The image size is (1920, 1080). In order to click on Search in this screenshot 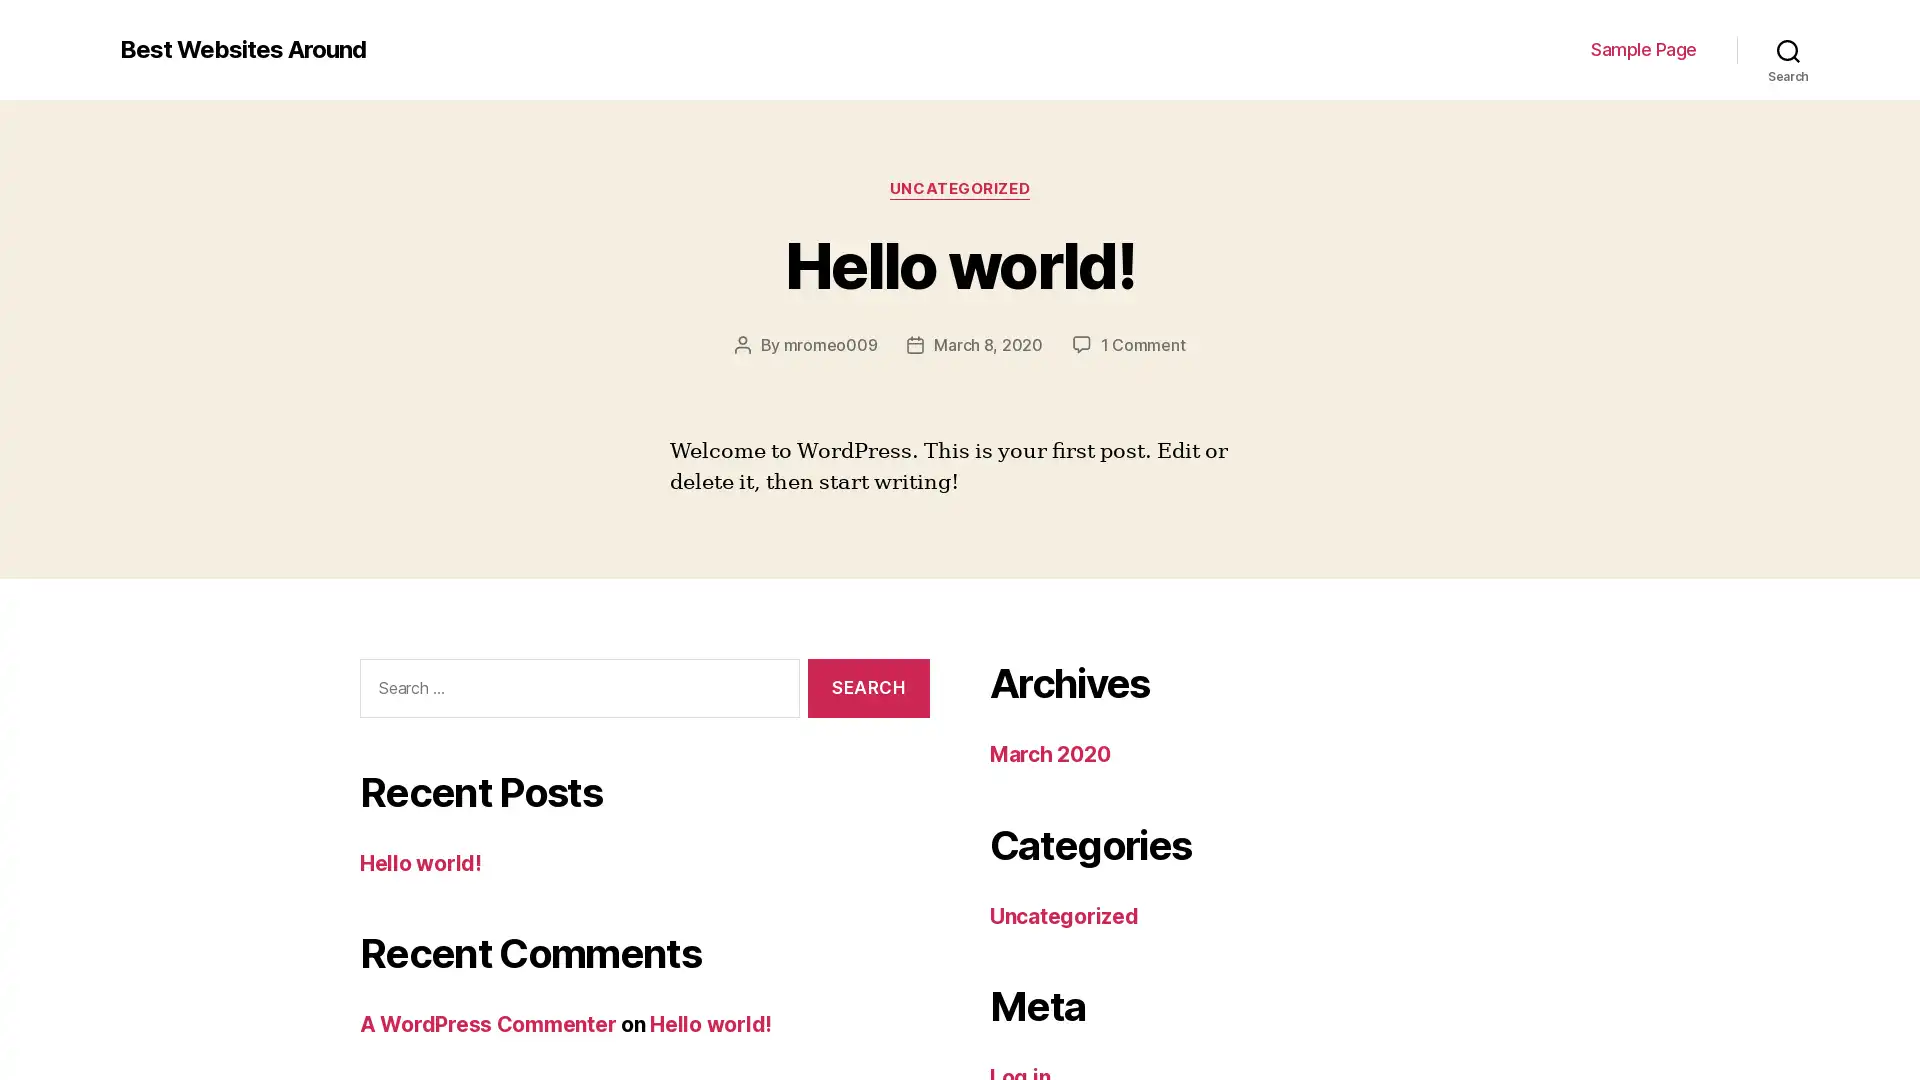, I will do `click(868, 686)`.